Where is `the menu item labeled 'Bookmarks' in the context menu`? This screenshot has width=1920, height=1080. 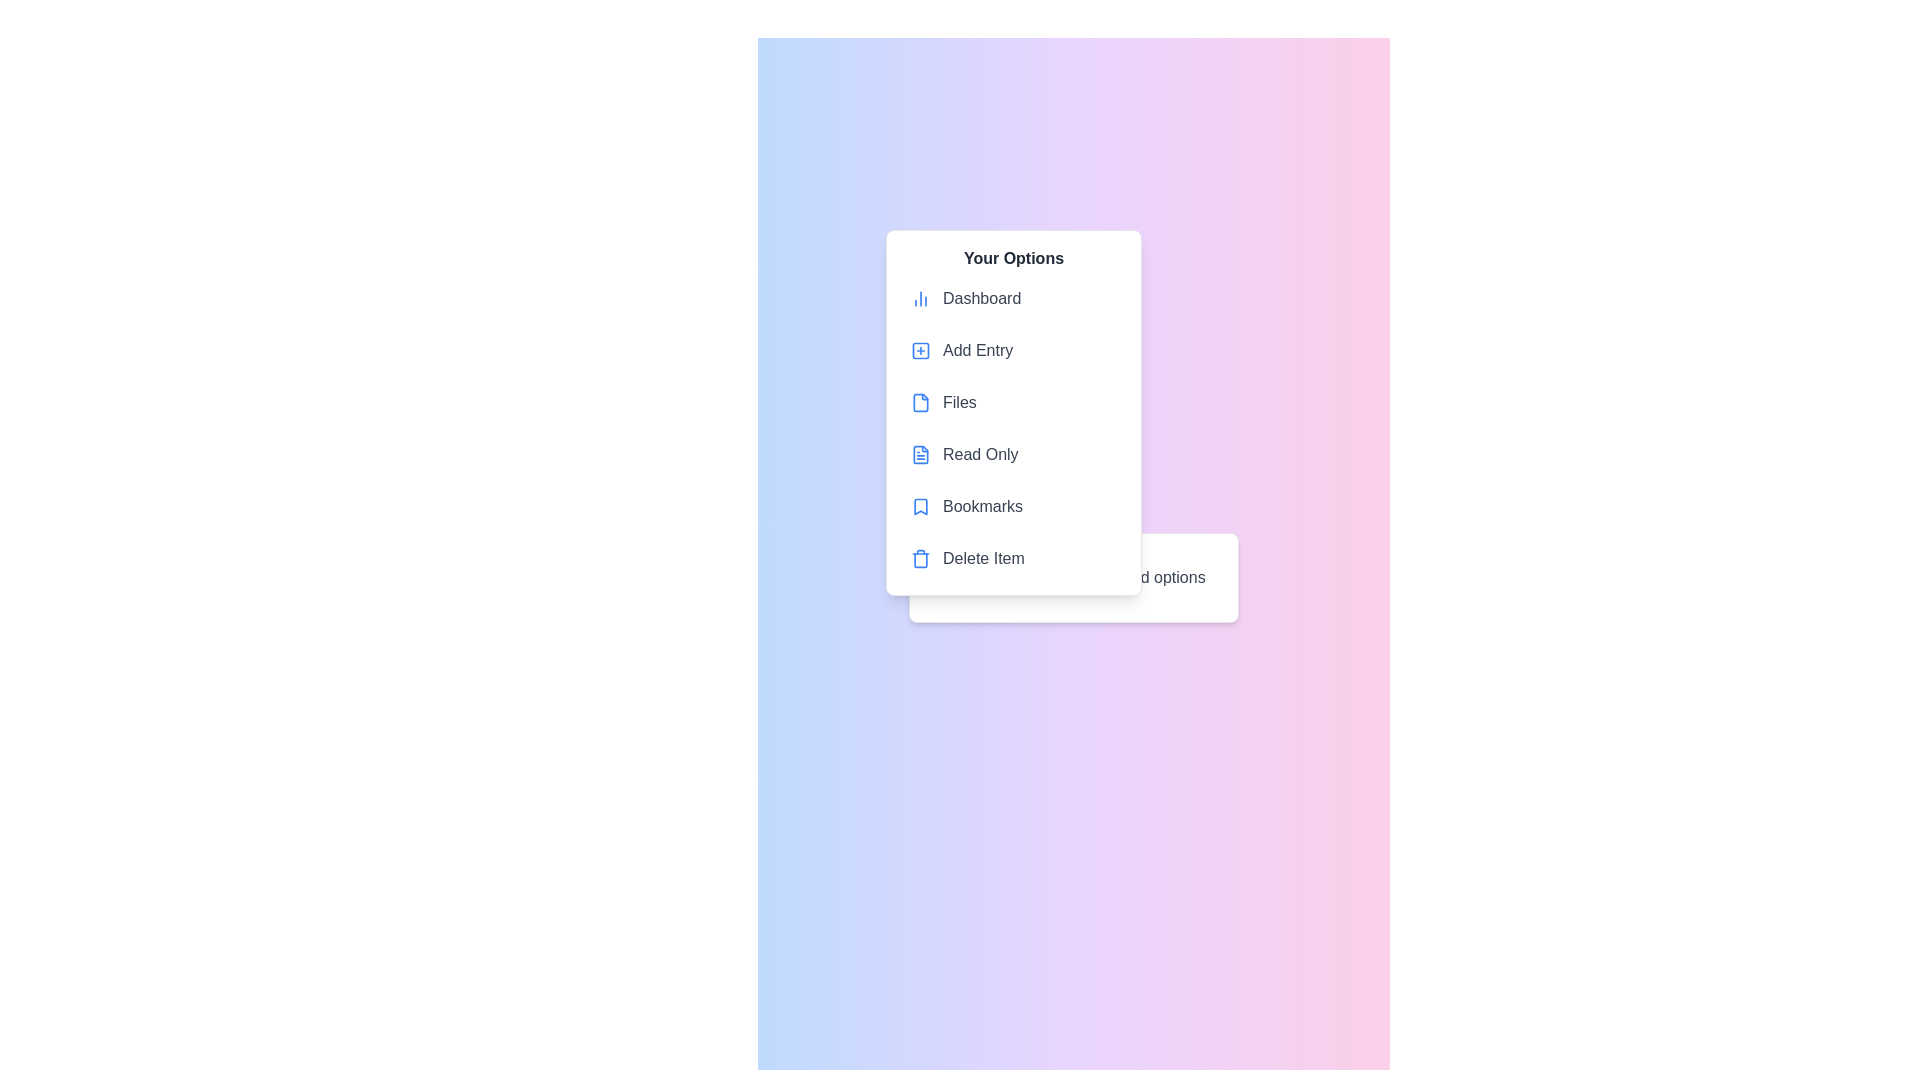 the menu item labeled 'Bookmarks' in the context menu is located at coordinates (1013, 505).